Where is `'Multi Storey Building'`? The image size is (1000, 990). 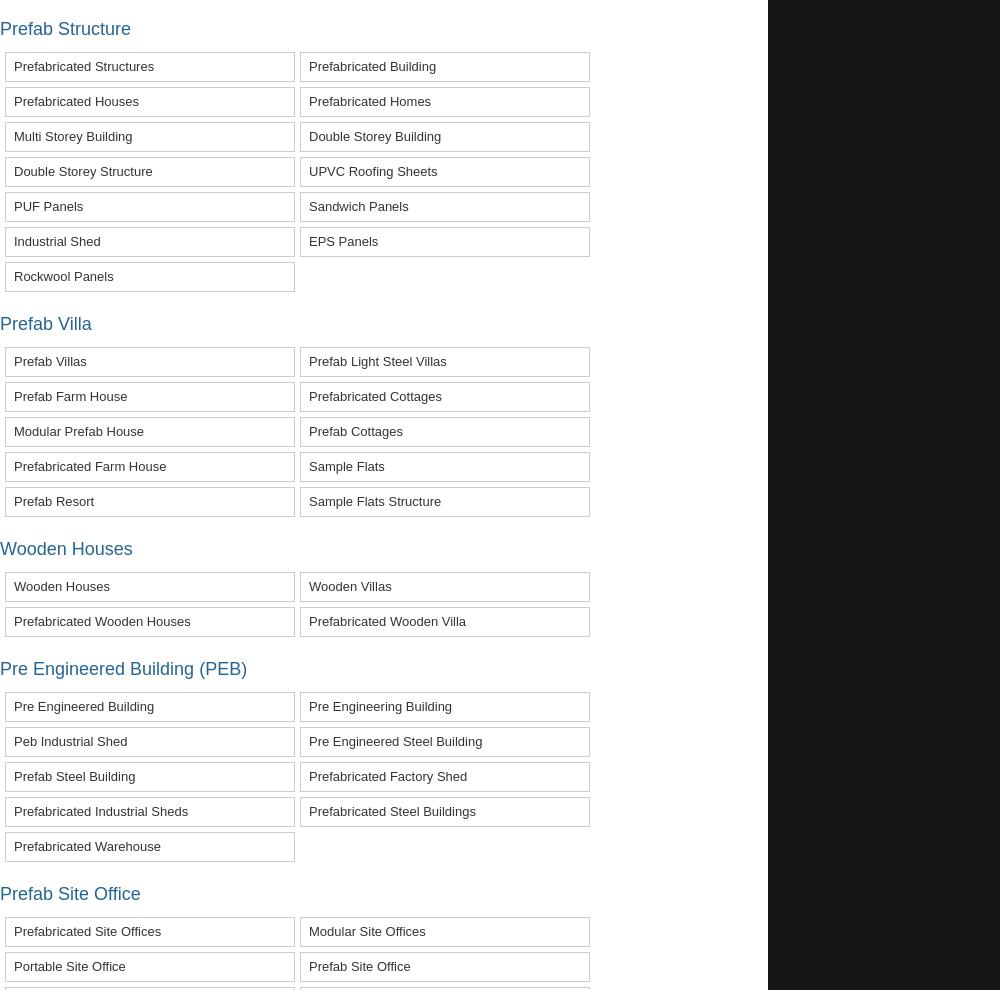
'Multi Storey Building' is located at coordinates (72, 134).